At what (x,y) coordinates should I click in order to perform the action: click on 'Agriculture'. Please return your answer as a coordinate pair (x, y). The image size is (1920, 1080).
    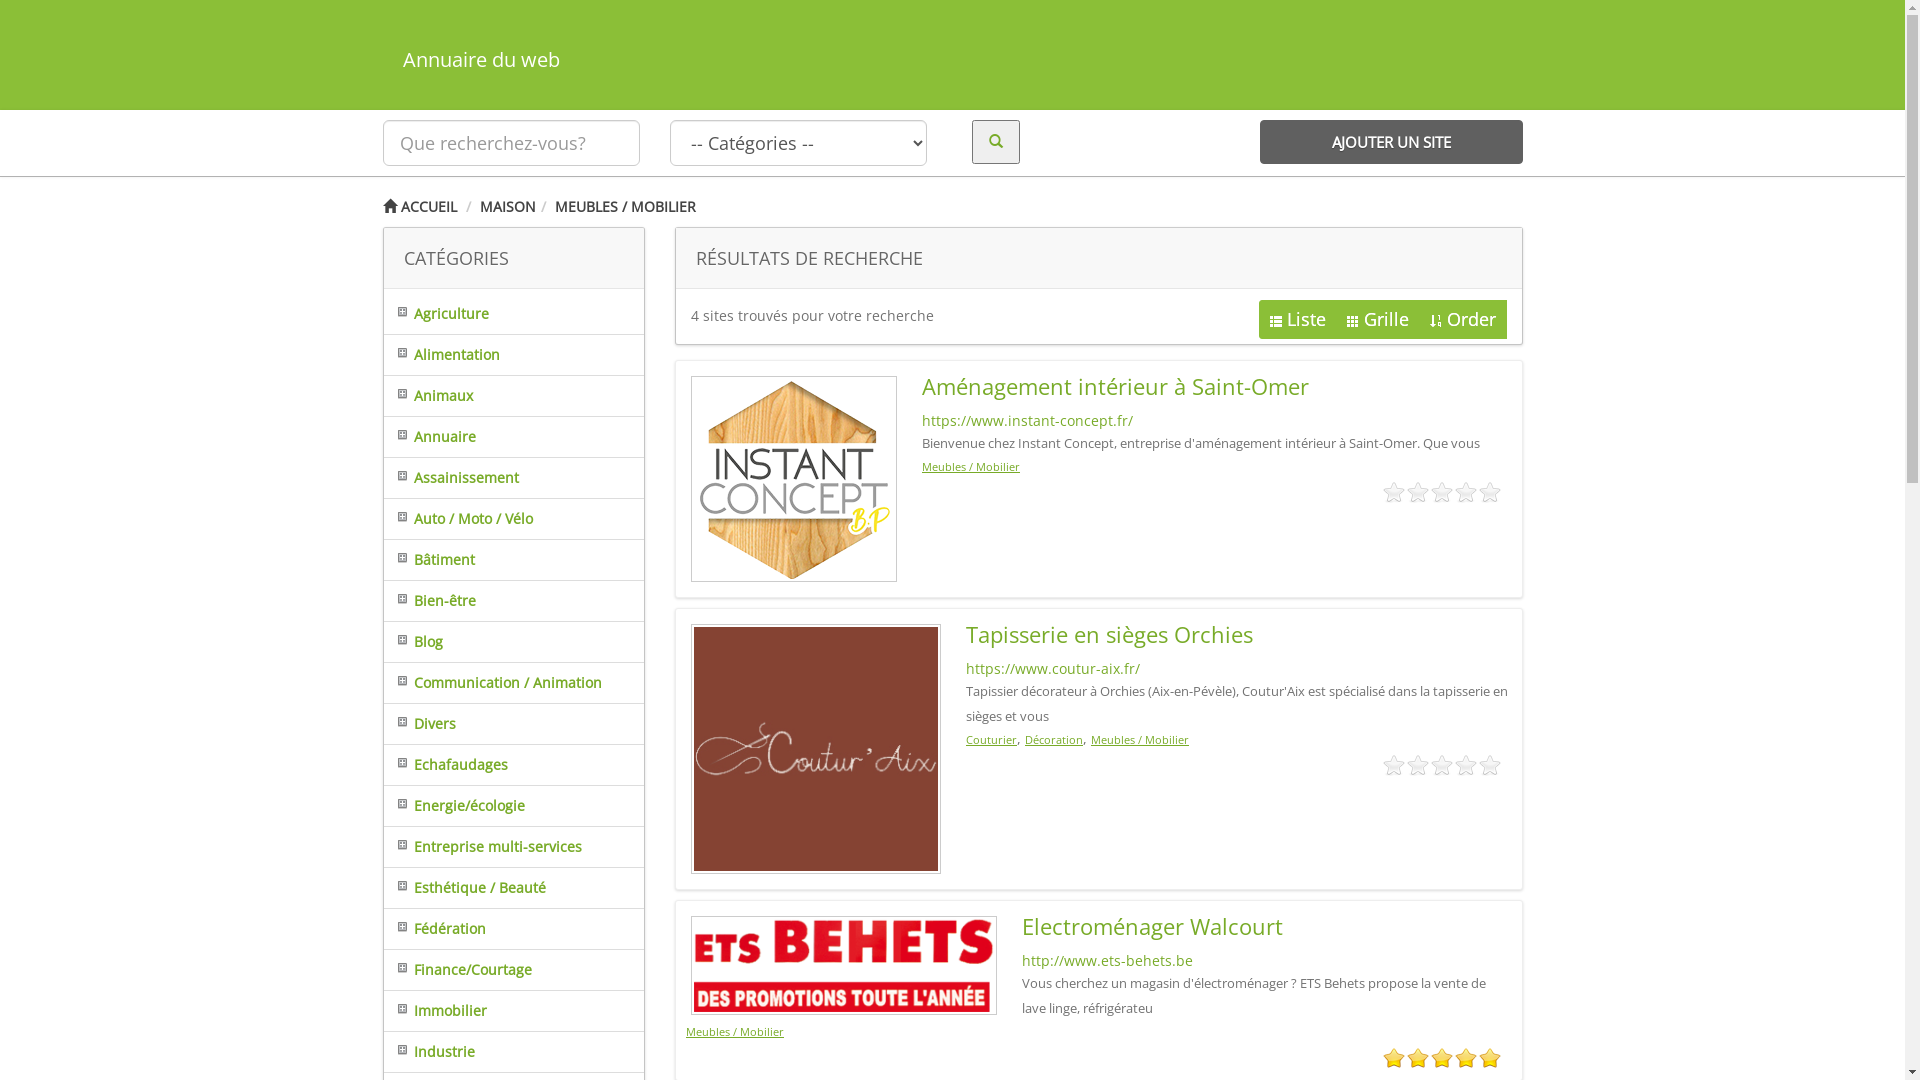
    Looking at the image, I should click on (435, 313).